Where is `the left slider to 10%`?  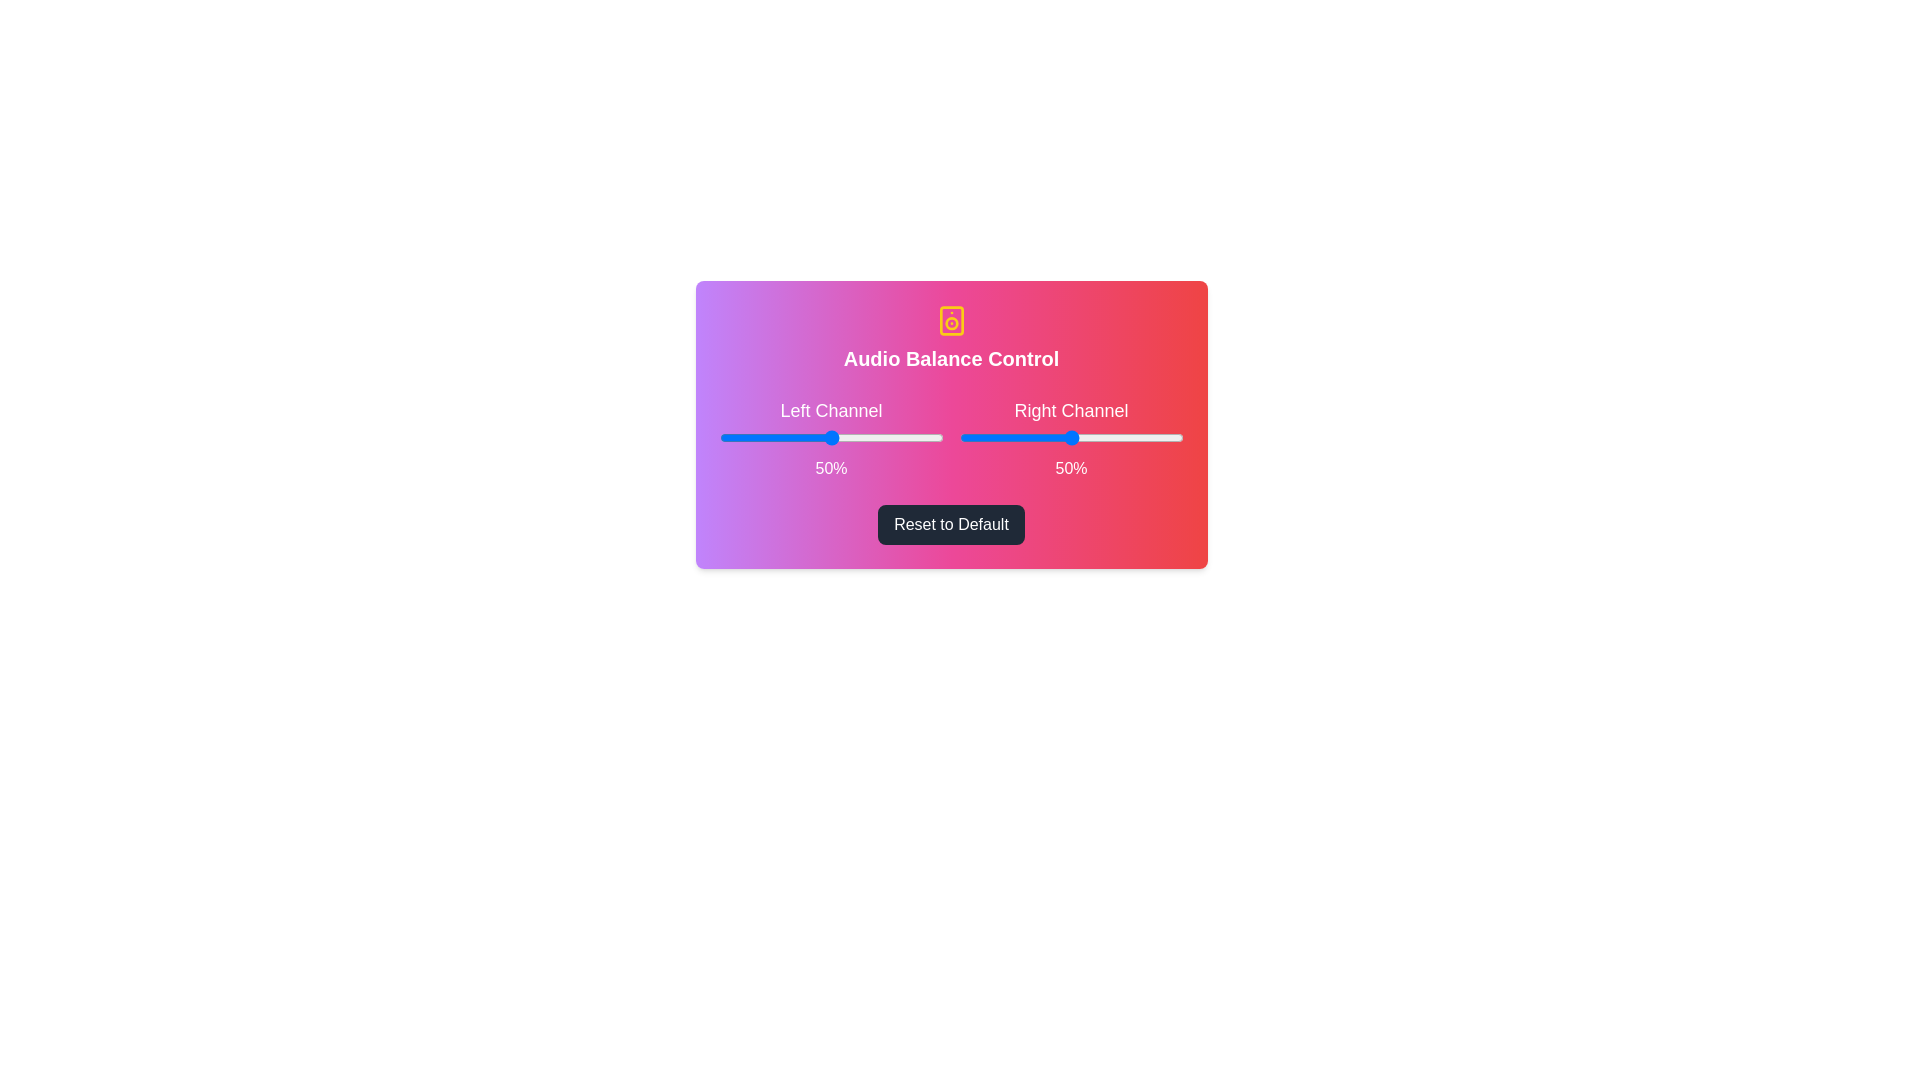
the left slider to 10% is located at coordinates (740, 437).